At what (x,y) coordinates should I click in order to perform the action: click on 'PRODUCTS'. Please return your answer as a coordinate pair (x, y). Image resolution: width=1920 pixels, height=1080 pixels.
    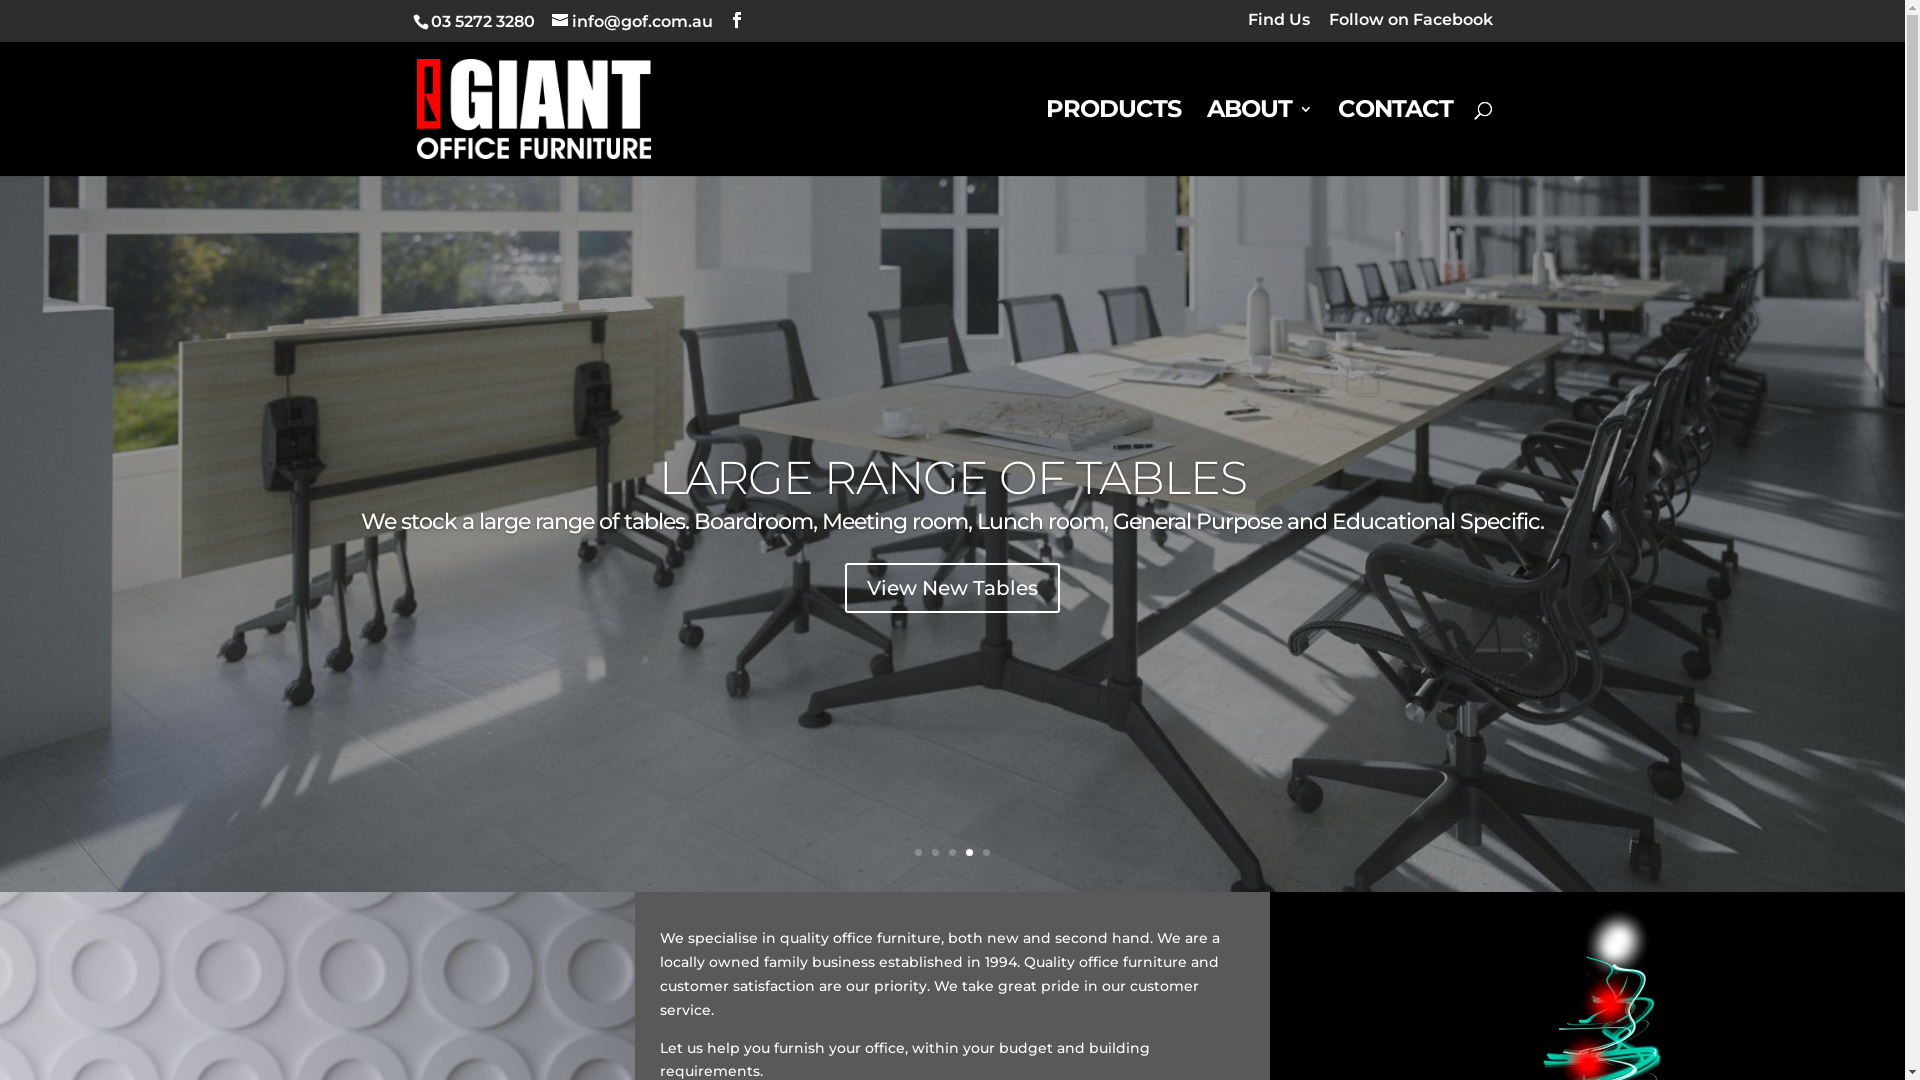
    Looking at the image, I should click on (1112, 137).